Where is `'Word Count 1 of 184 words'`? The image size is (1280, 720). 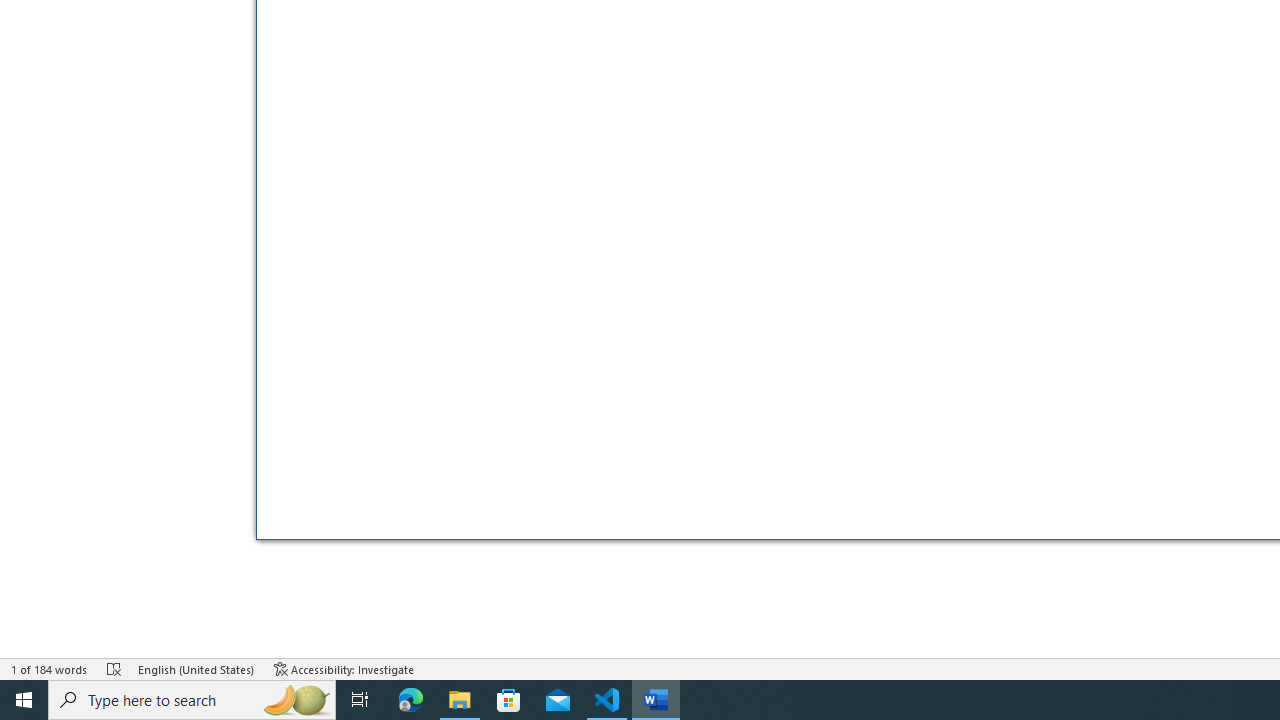
'Word Count 1 of 184 words' is located at coordinates (49, 669).